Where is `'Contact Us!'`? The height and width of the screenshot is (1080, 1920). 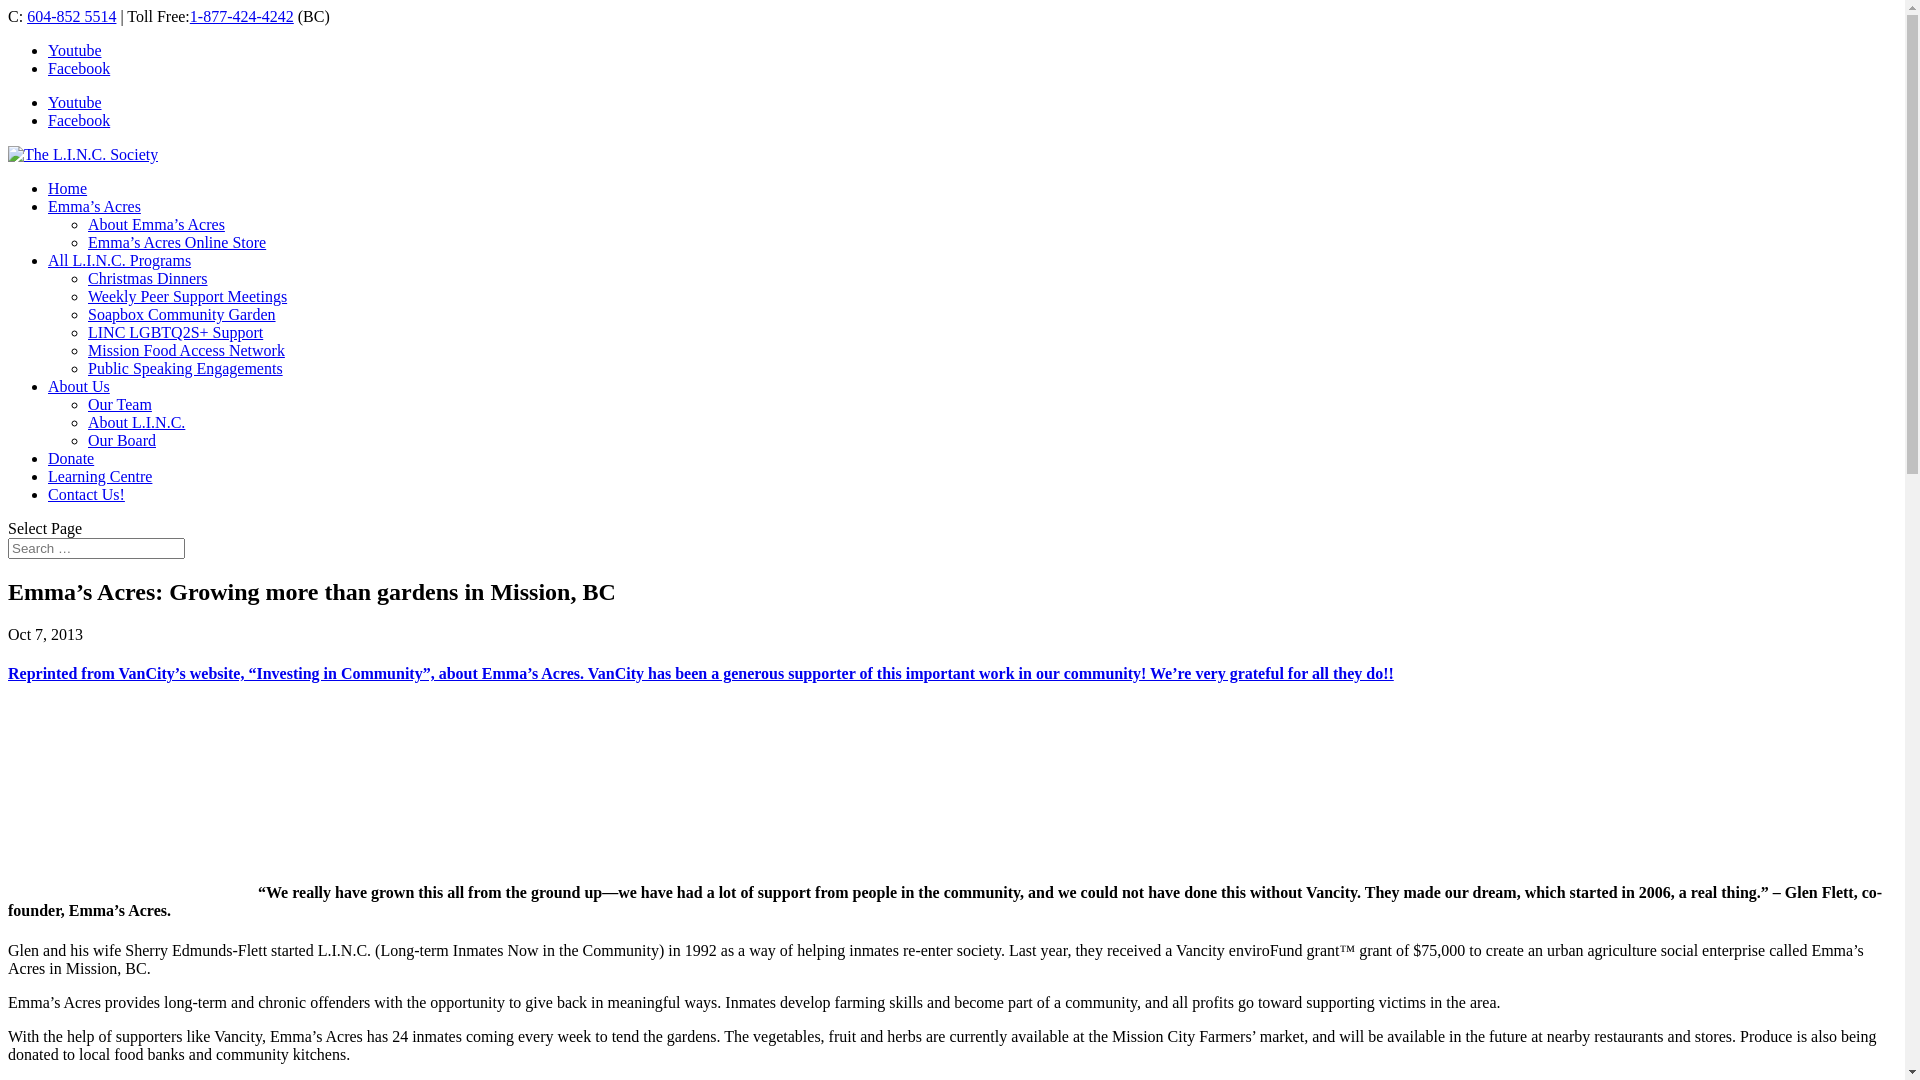 'Contact Us!' is located at coordinates (85, 494).